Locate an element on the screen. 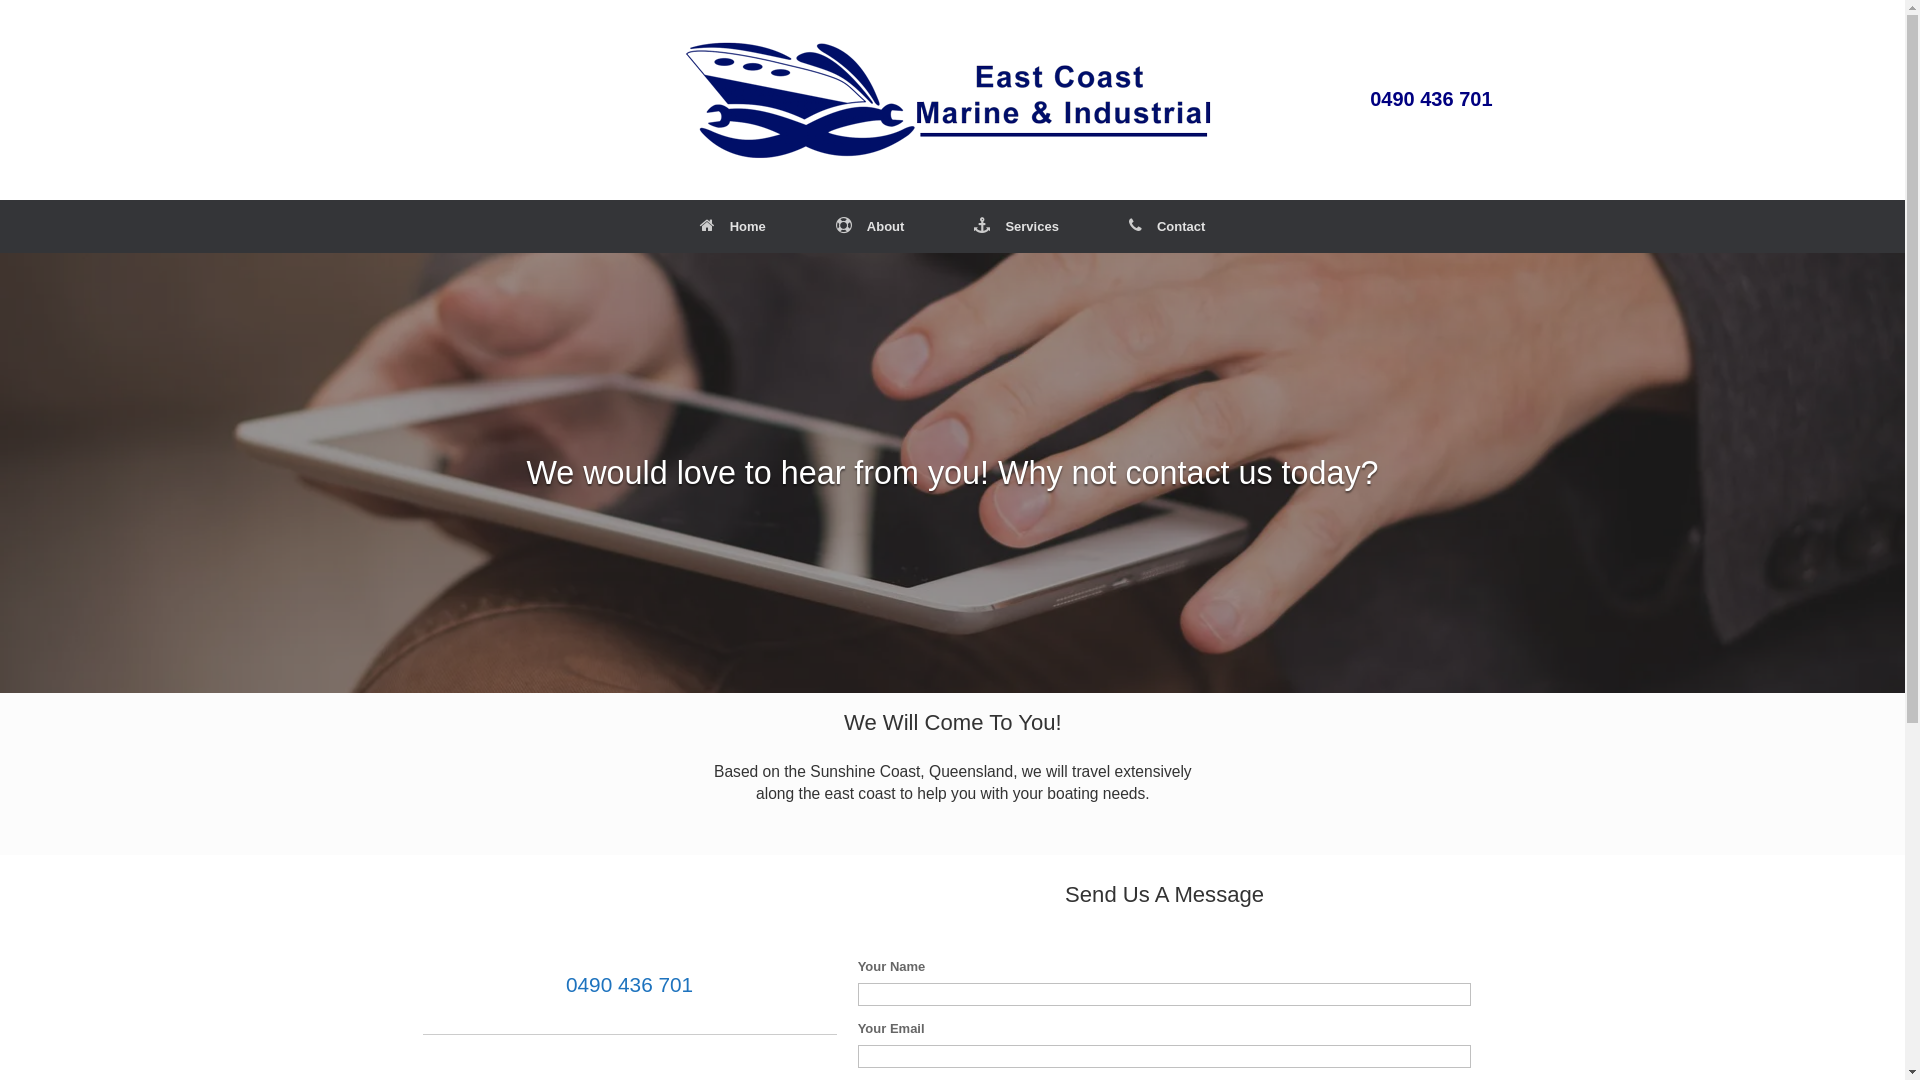 The height and width of the screenshot is (1080, 1920). 'Services' is located at coordinates (1016, 225).